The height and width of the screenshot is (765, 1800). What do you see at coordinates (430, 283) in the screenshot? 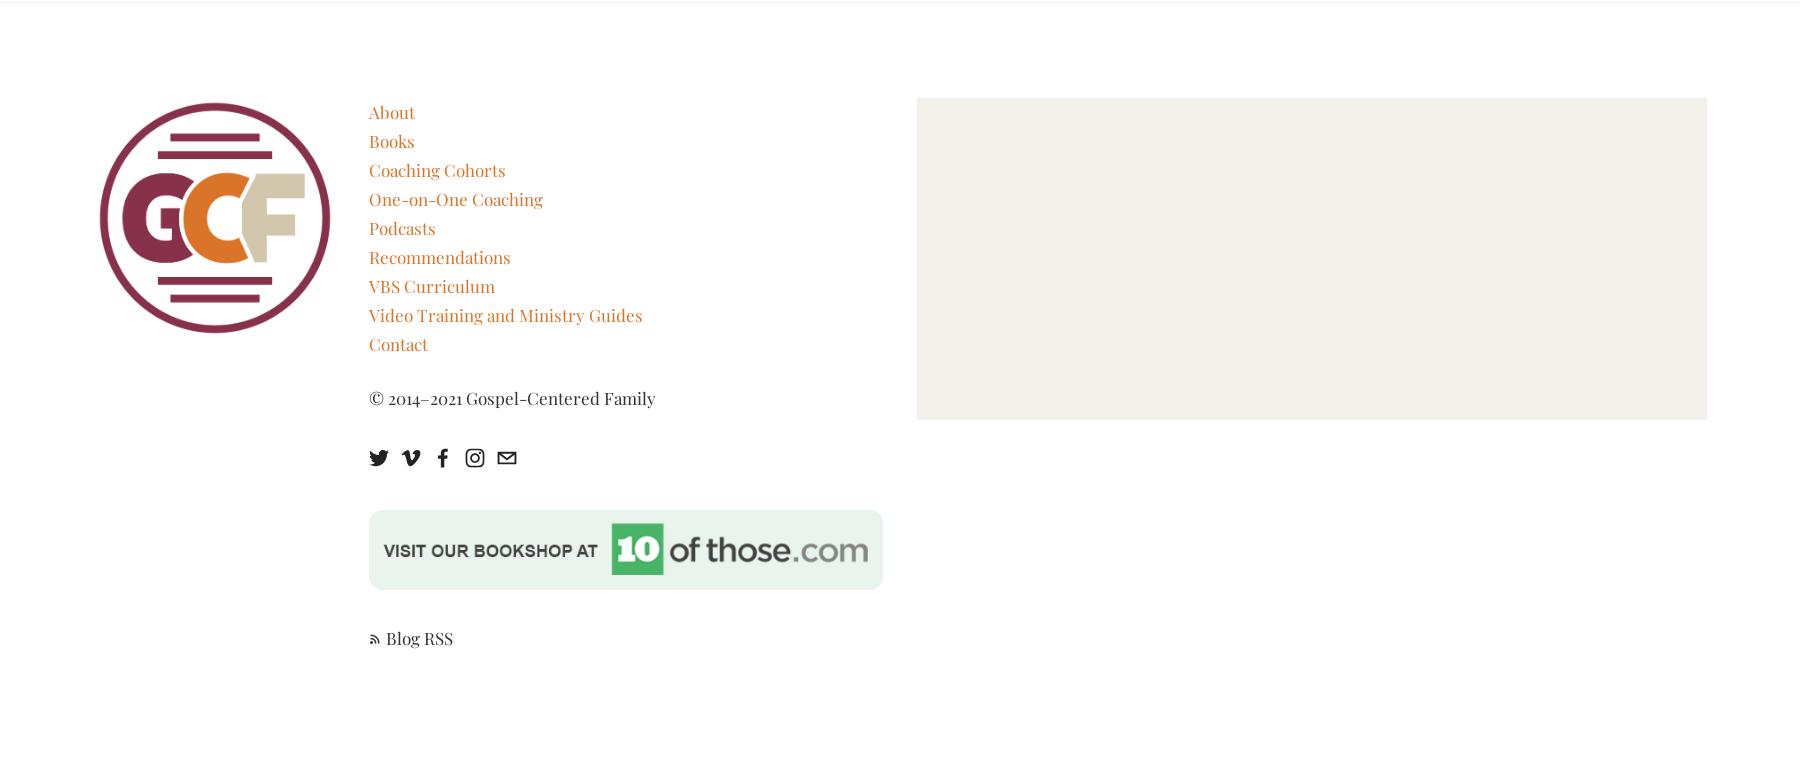
I see `'VBS Curriculum'` at bounding box center [430, 283].